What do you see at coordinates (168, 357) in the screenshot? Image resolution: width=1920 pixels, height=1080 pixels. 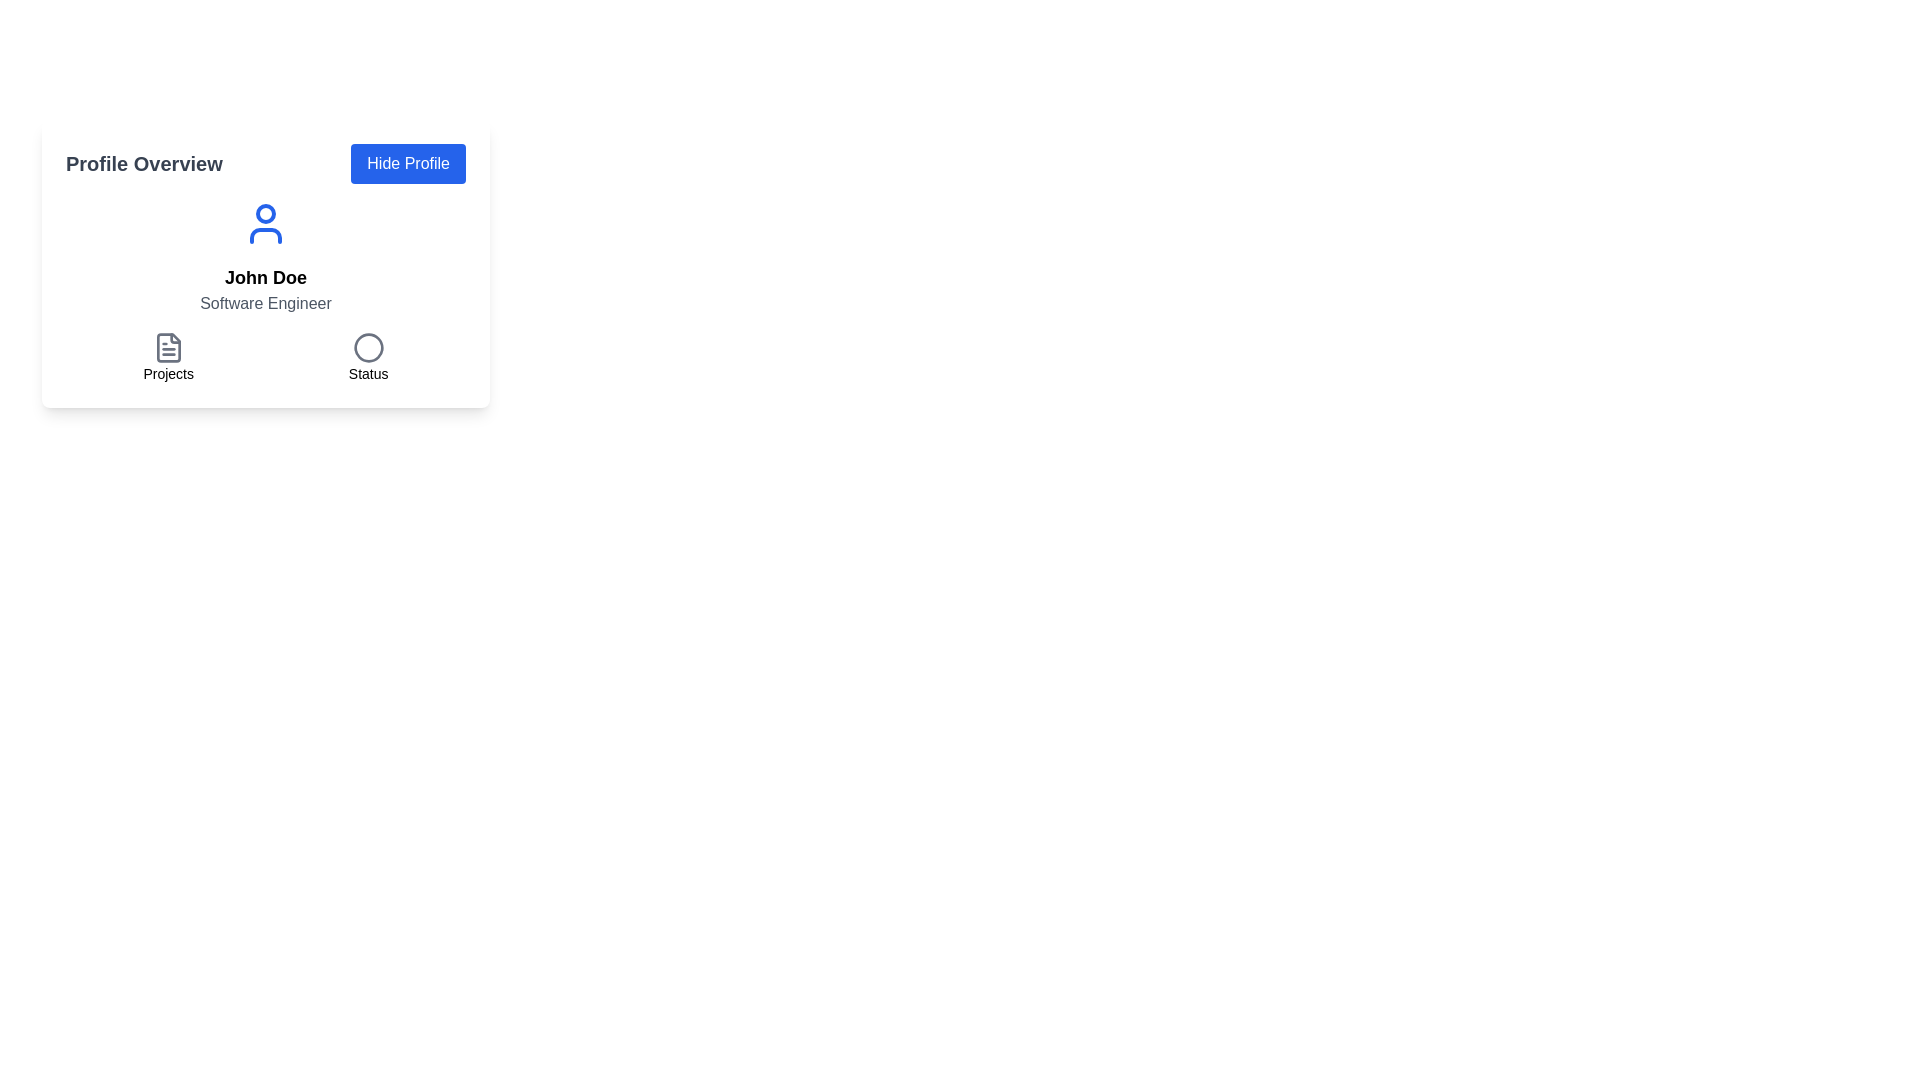 I see `the 'Projects' icon, which features a gray document icon above the text, located in the bottom-left section of the 'Profile Overview' card` at bounding box center [168, 357].